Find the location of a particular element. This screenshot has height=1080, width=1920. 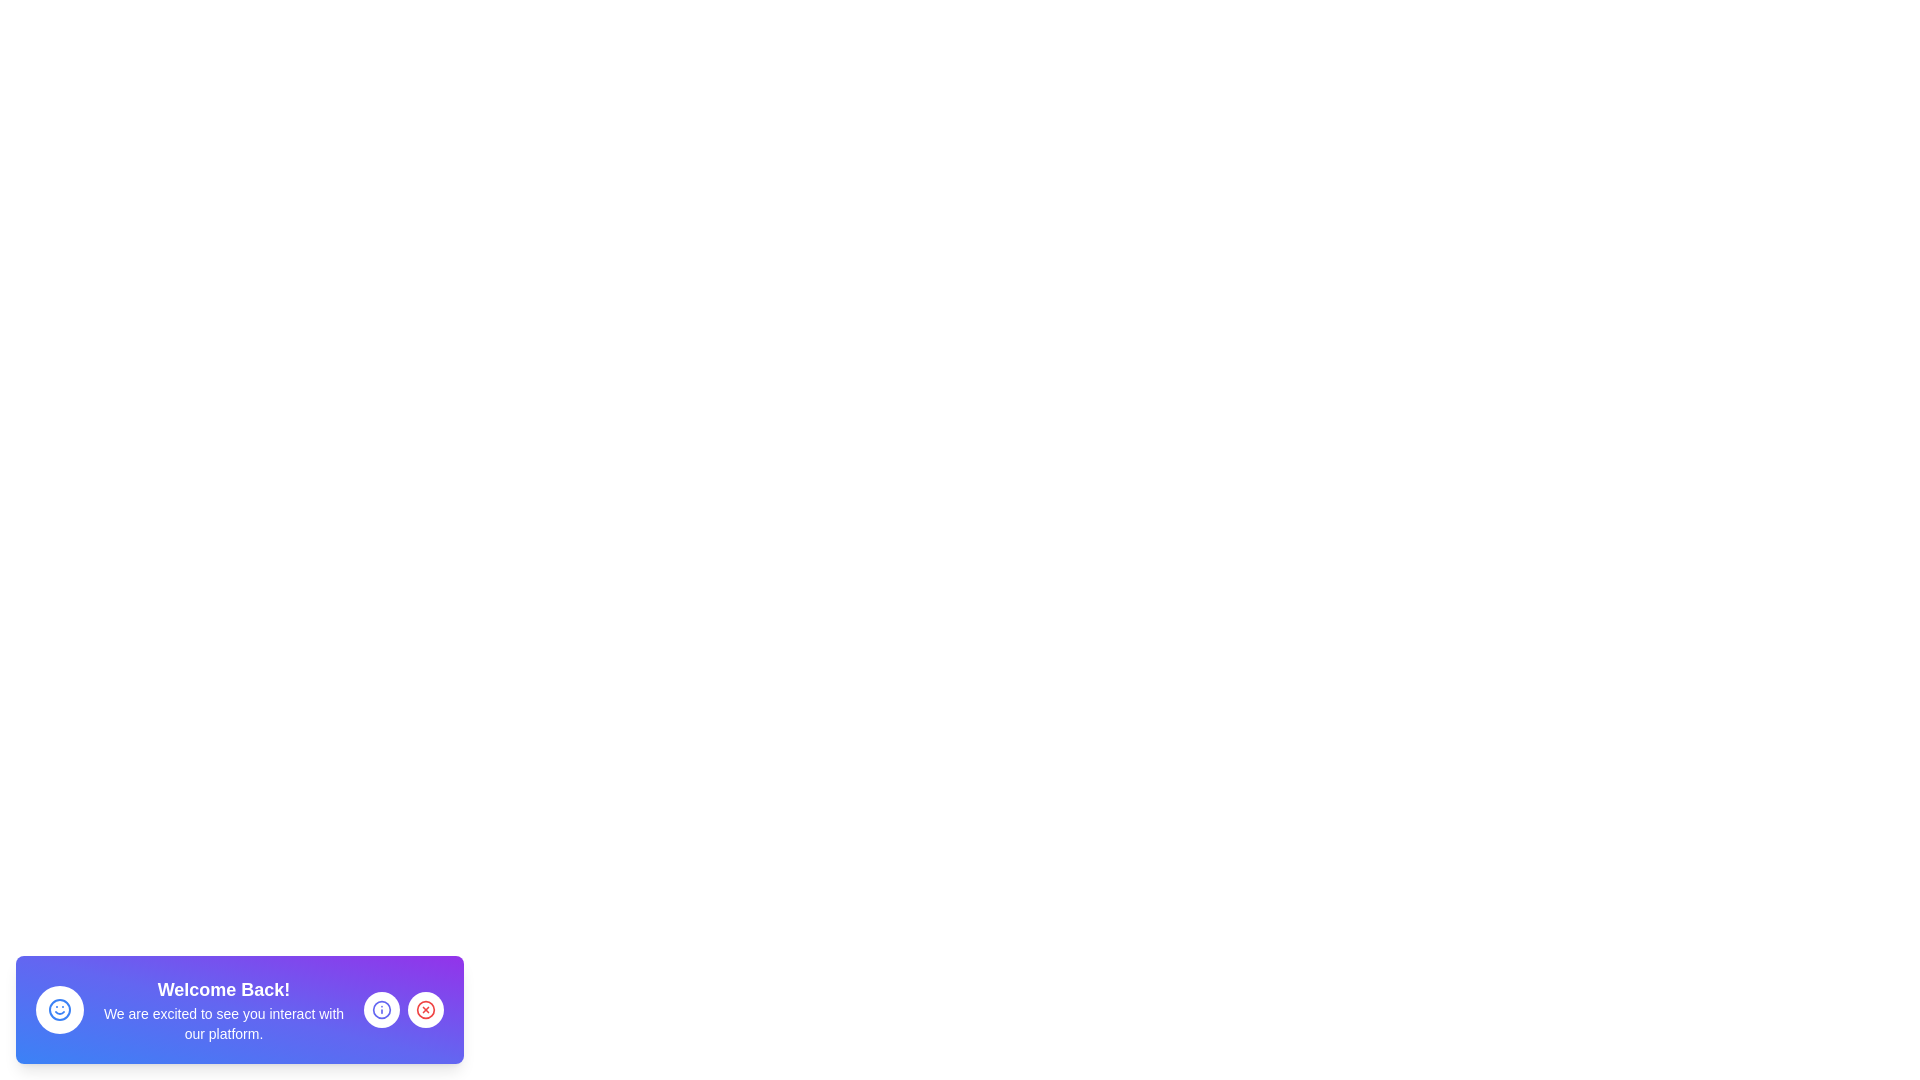

the smiley icon and its associated message is located at coordinates (59, 1010).